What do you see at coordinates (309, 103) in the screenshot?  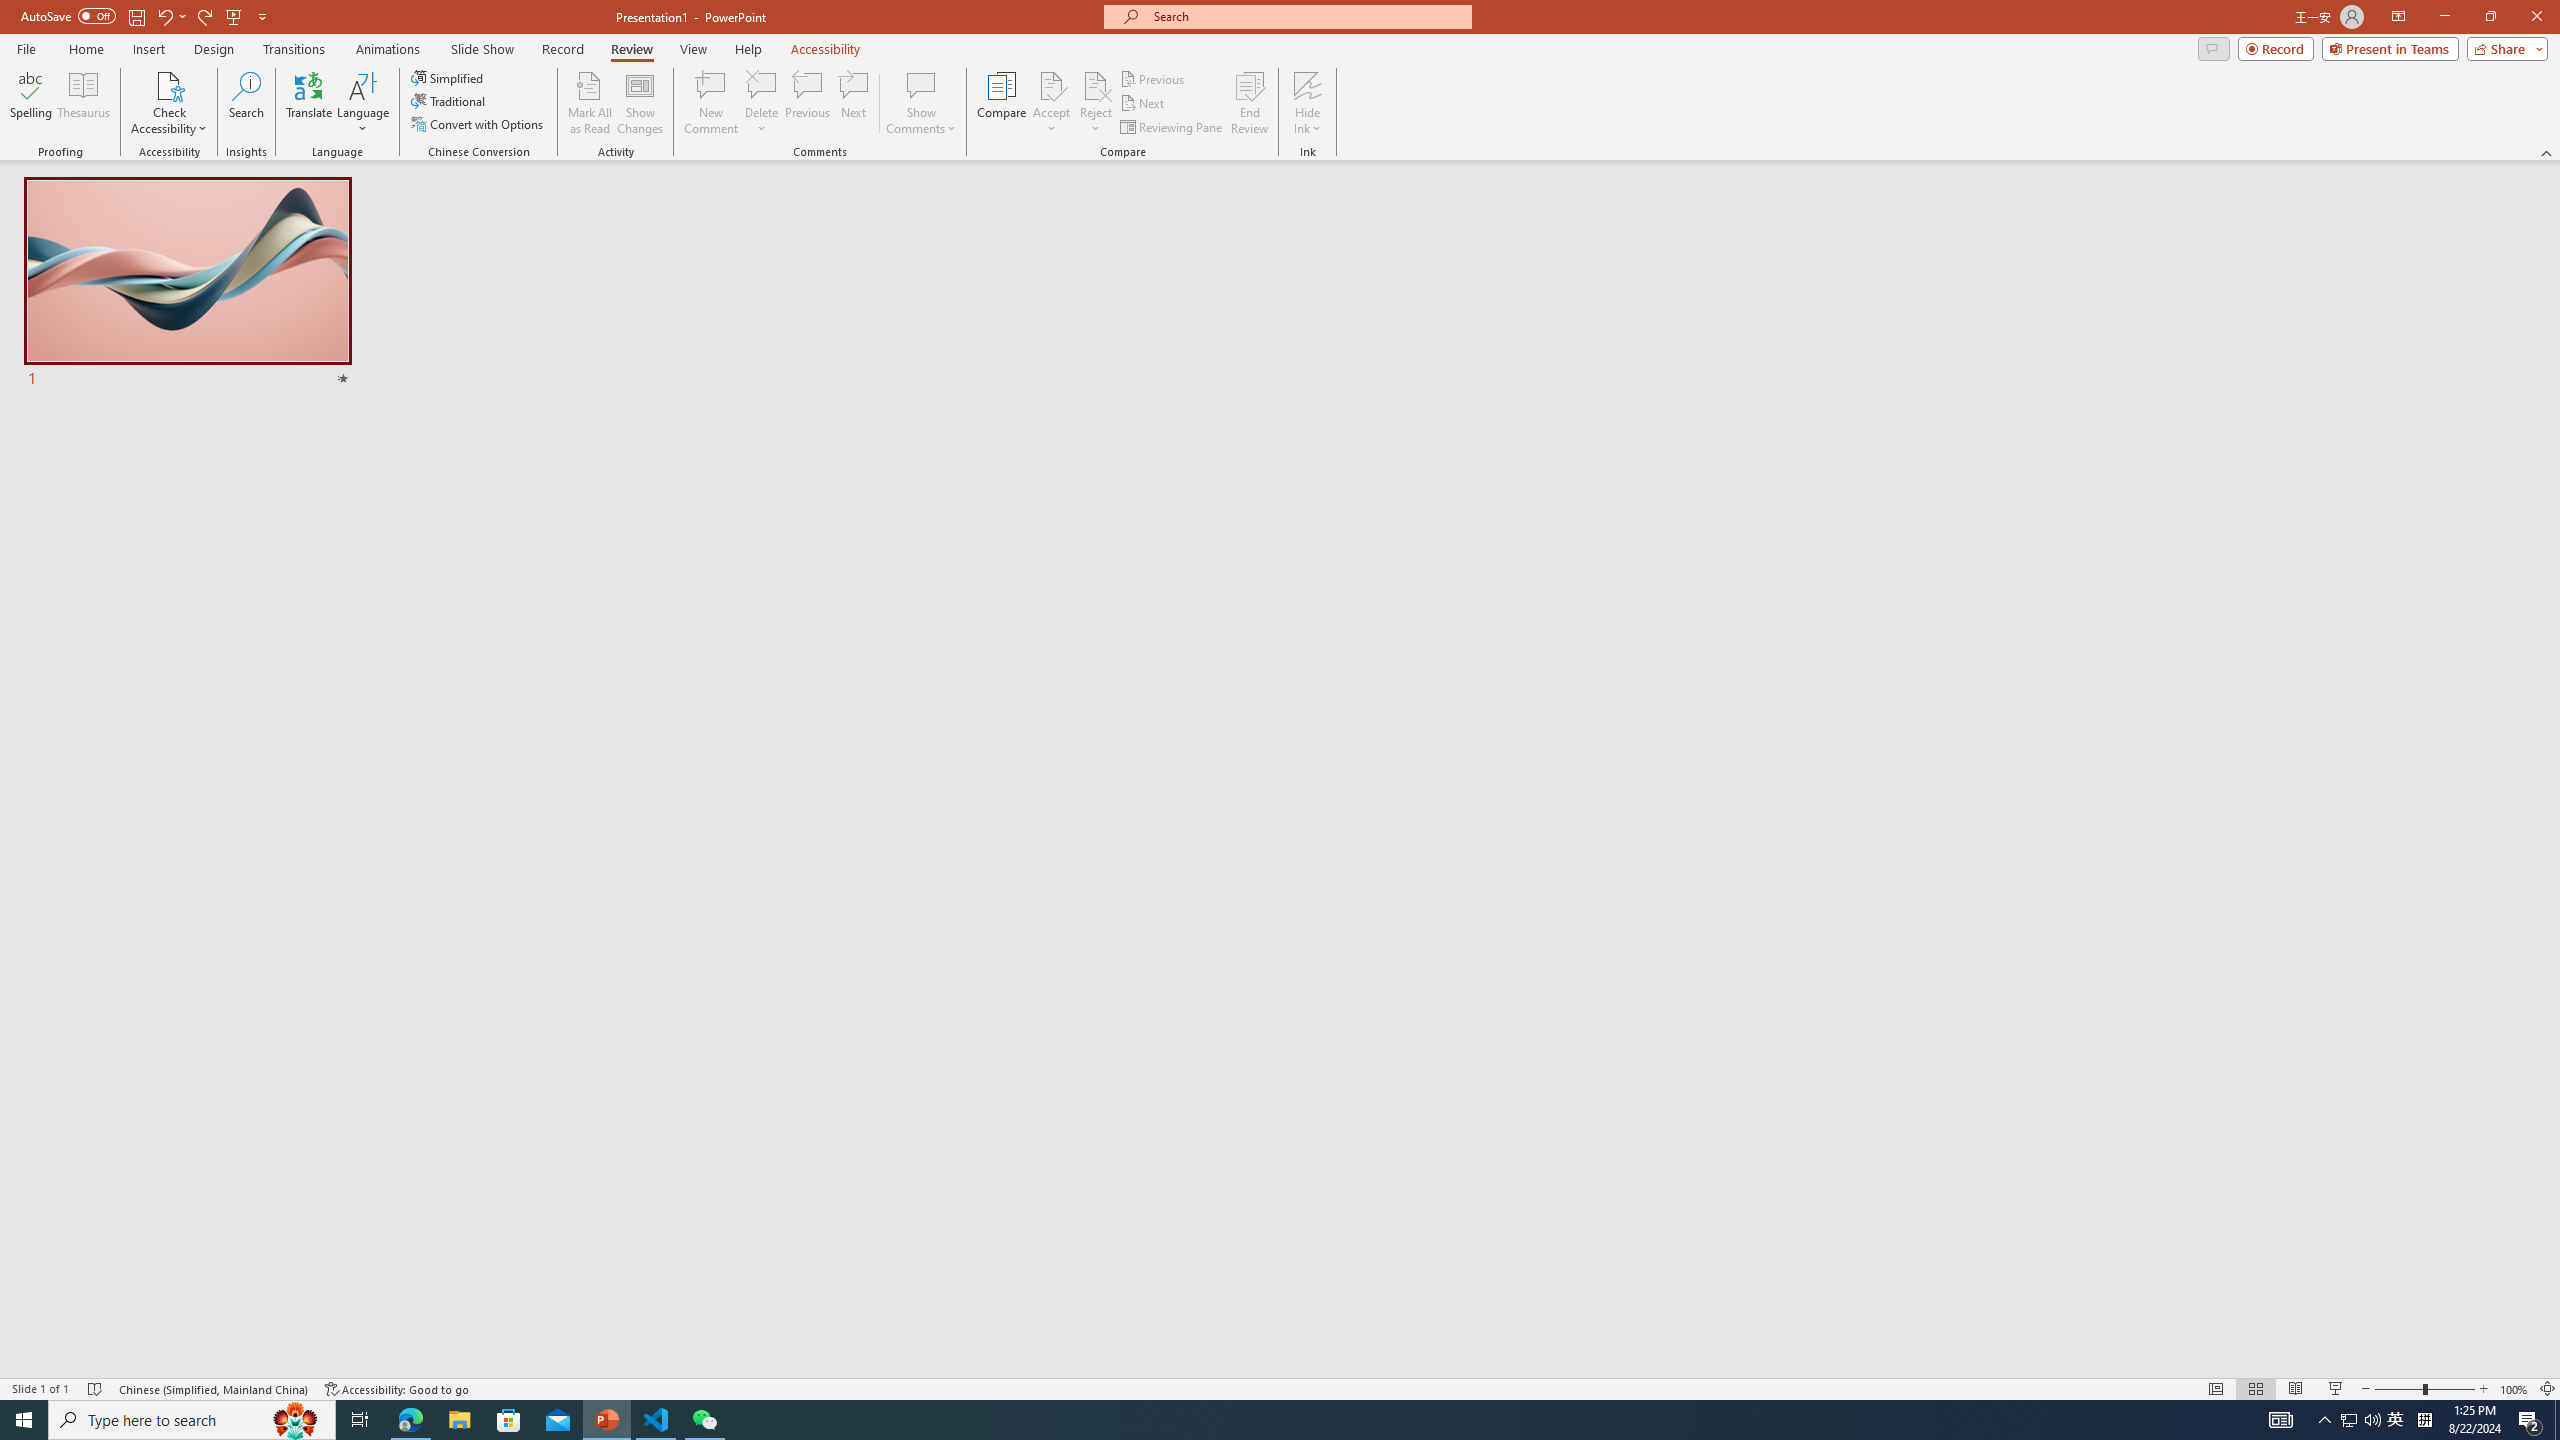 I see `'Translate'` at bounding box center [309, 103].